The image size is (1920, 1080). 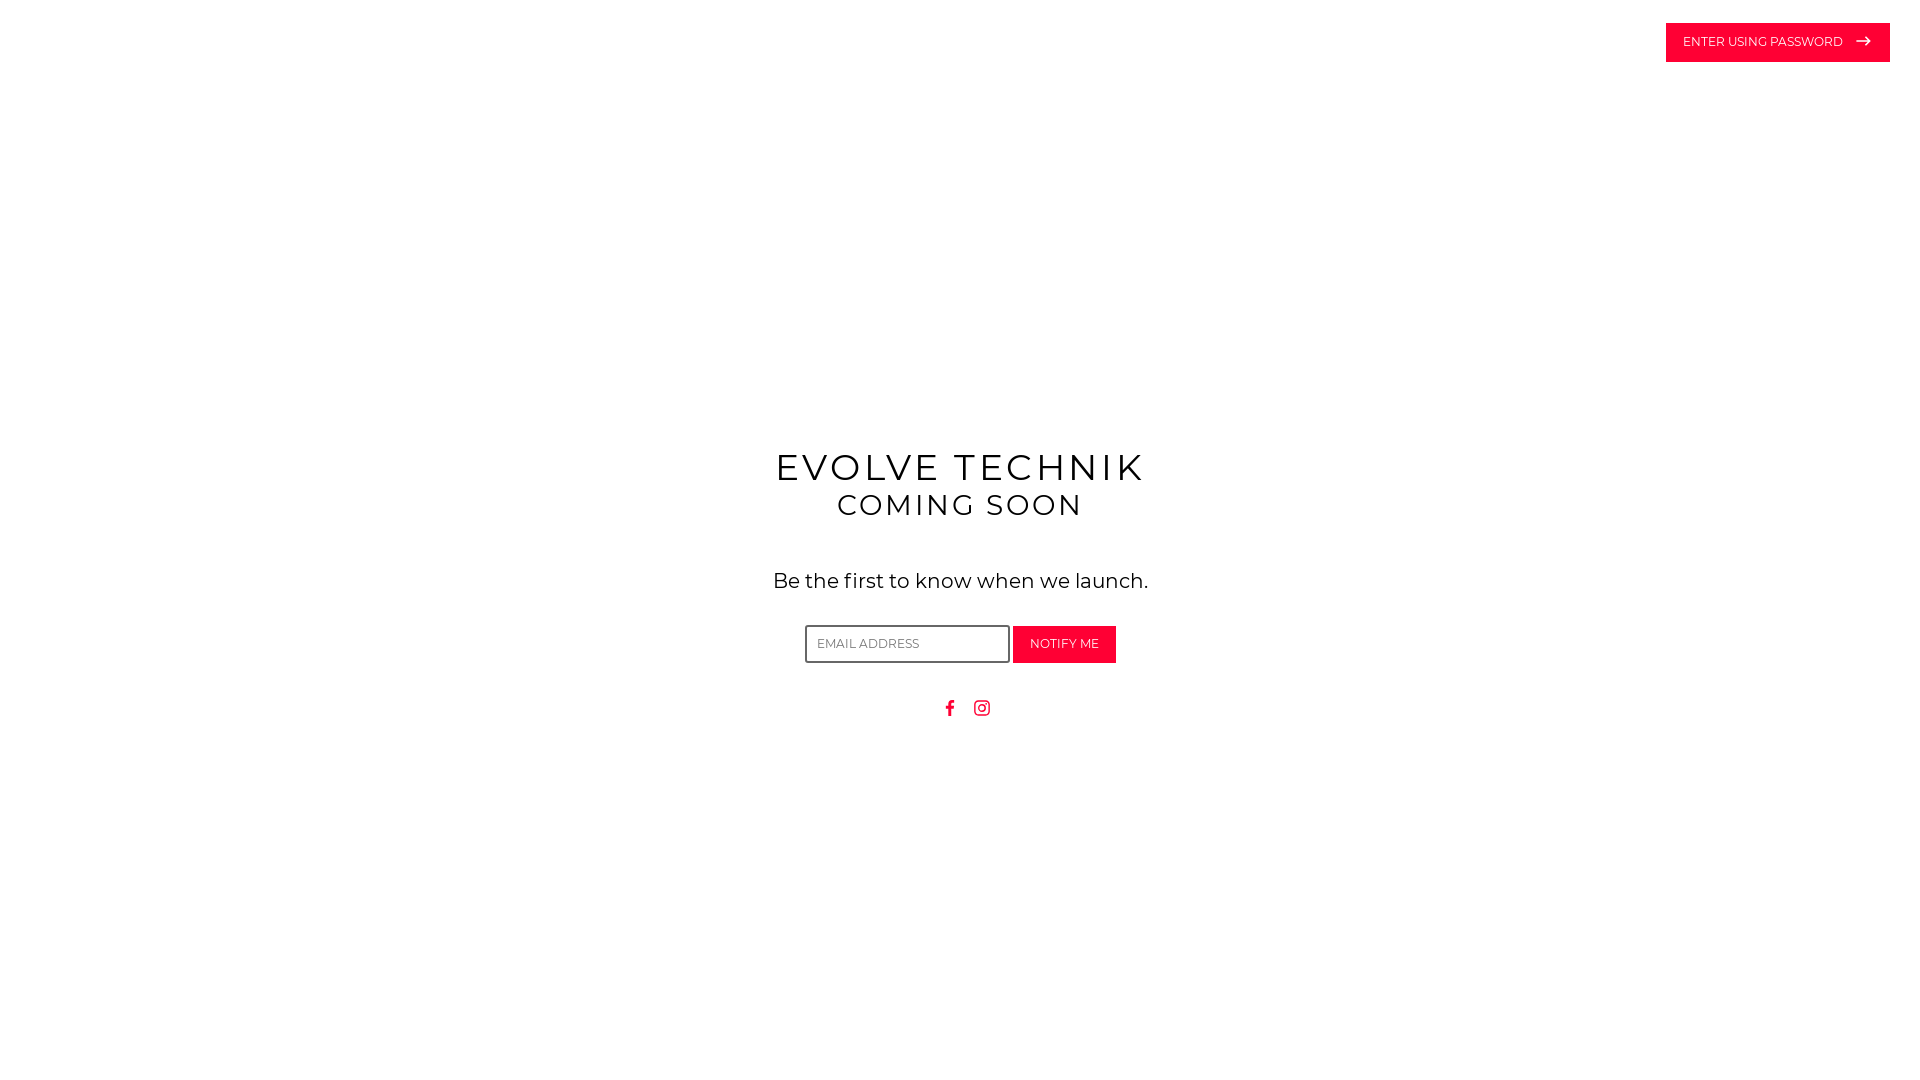 I want to click on 'Evolve Technik on Instagram', so click(x=982, y=704).